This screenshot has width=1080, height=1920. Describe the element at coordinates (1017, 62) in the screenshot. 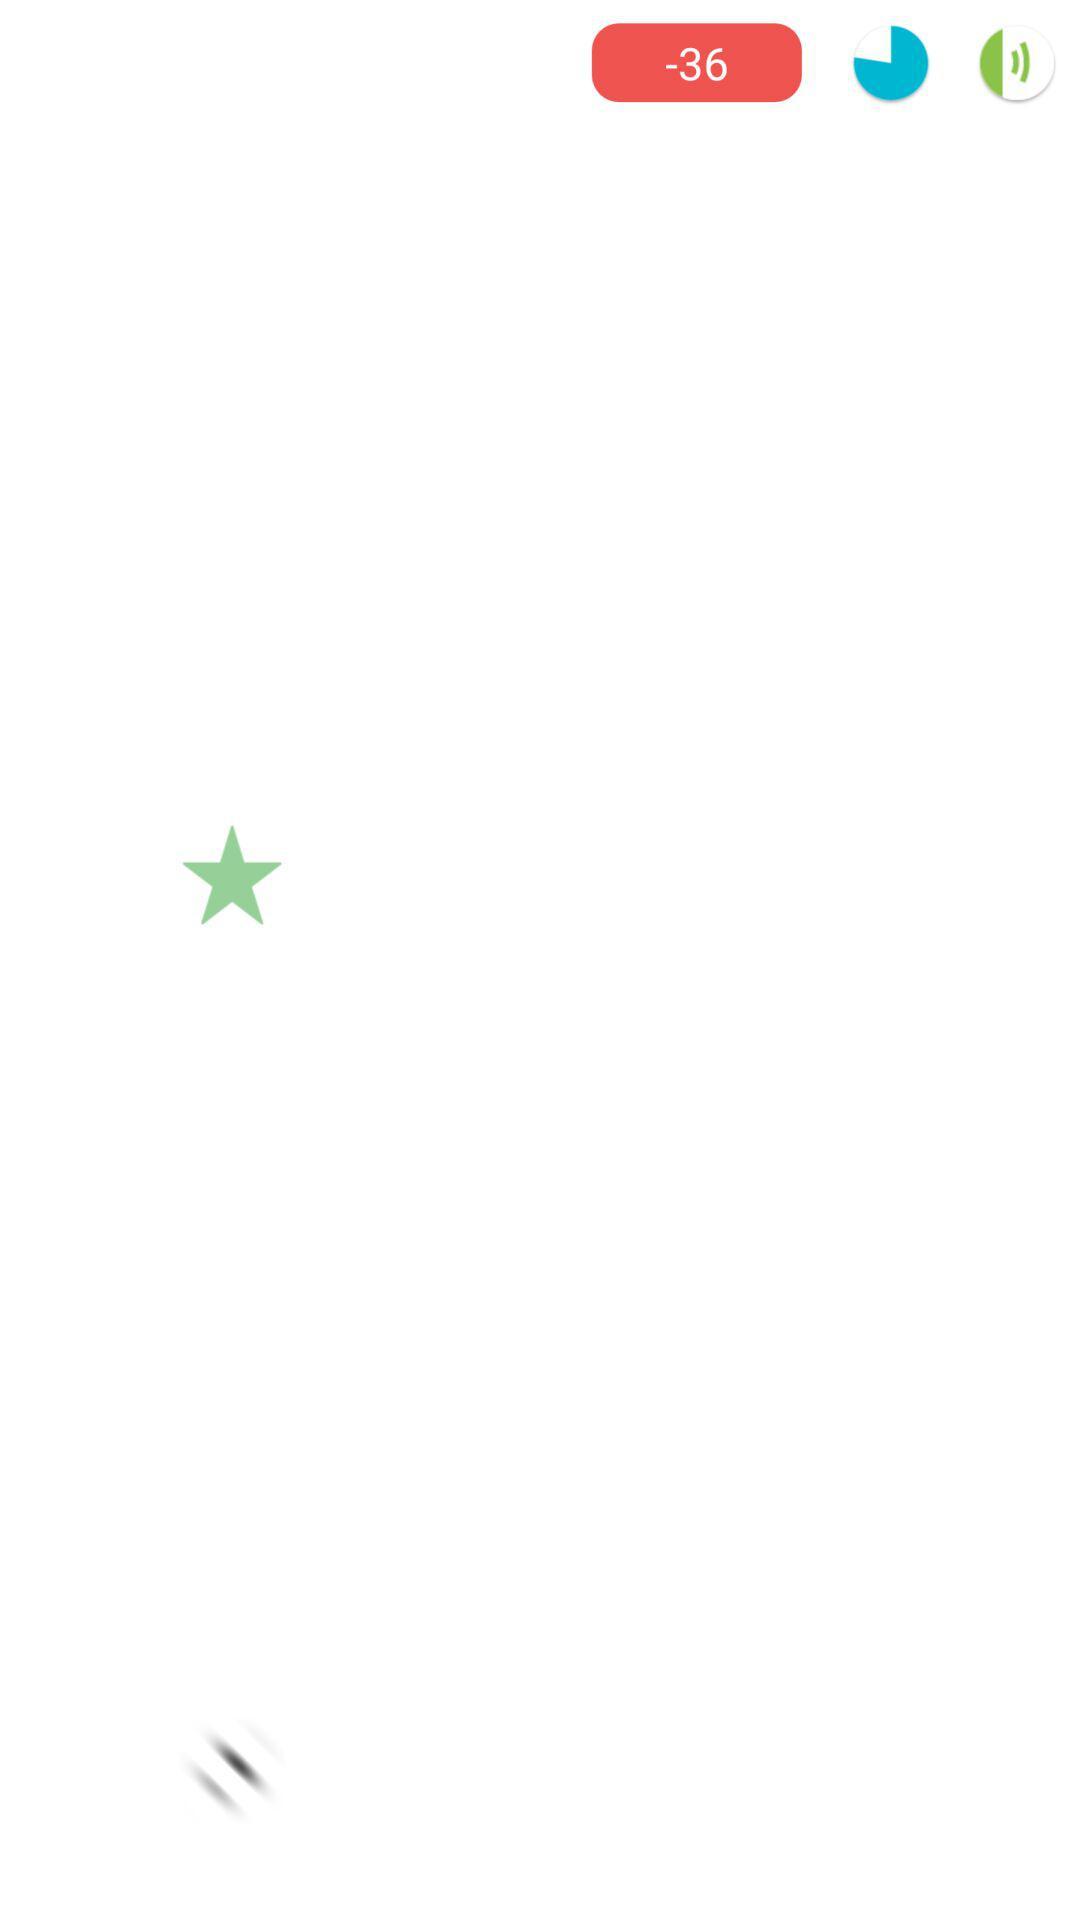

I see `the volume icon` at that location.